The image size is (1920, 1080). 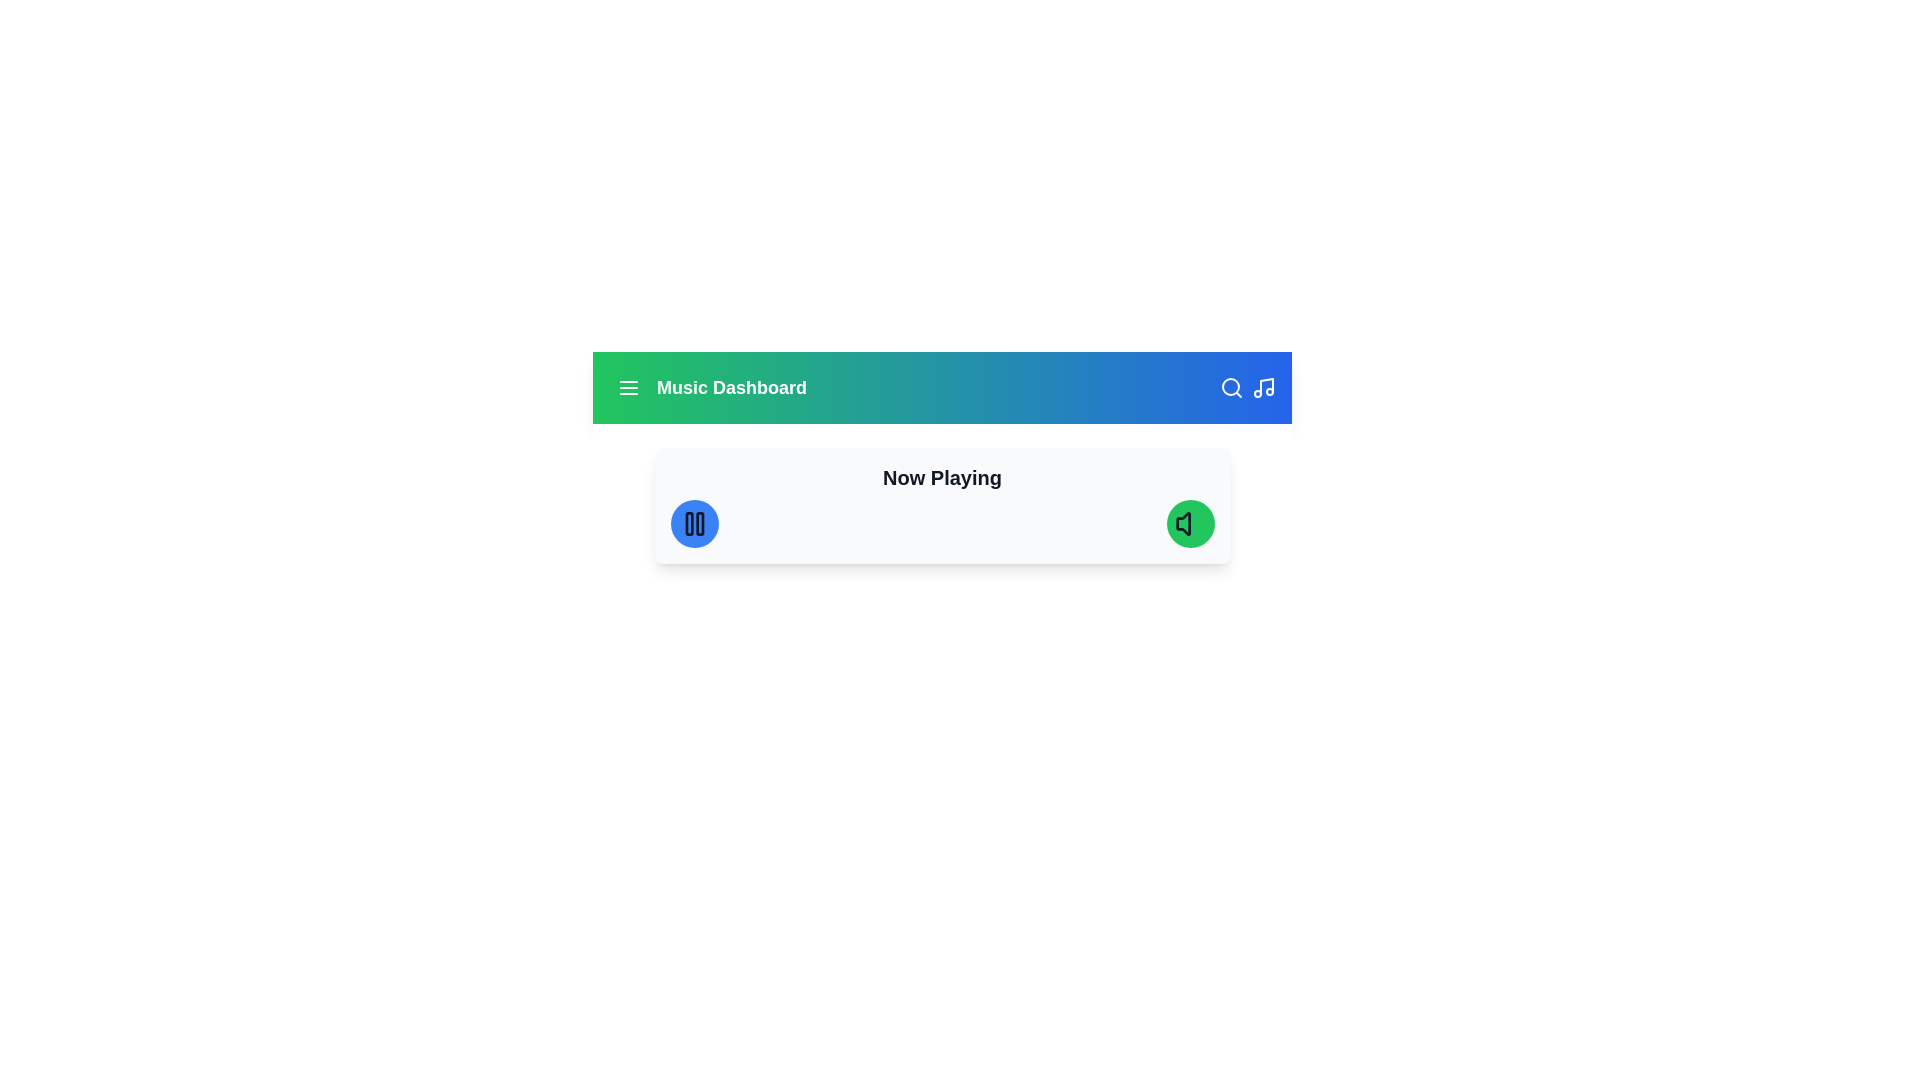 I want to click on play/pause button in the 'Now Playing' section, so click(x=694, y=523).